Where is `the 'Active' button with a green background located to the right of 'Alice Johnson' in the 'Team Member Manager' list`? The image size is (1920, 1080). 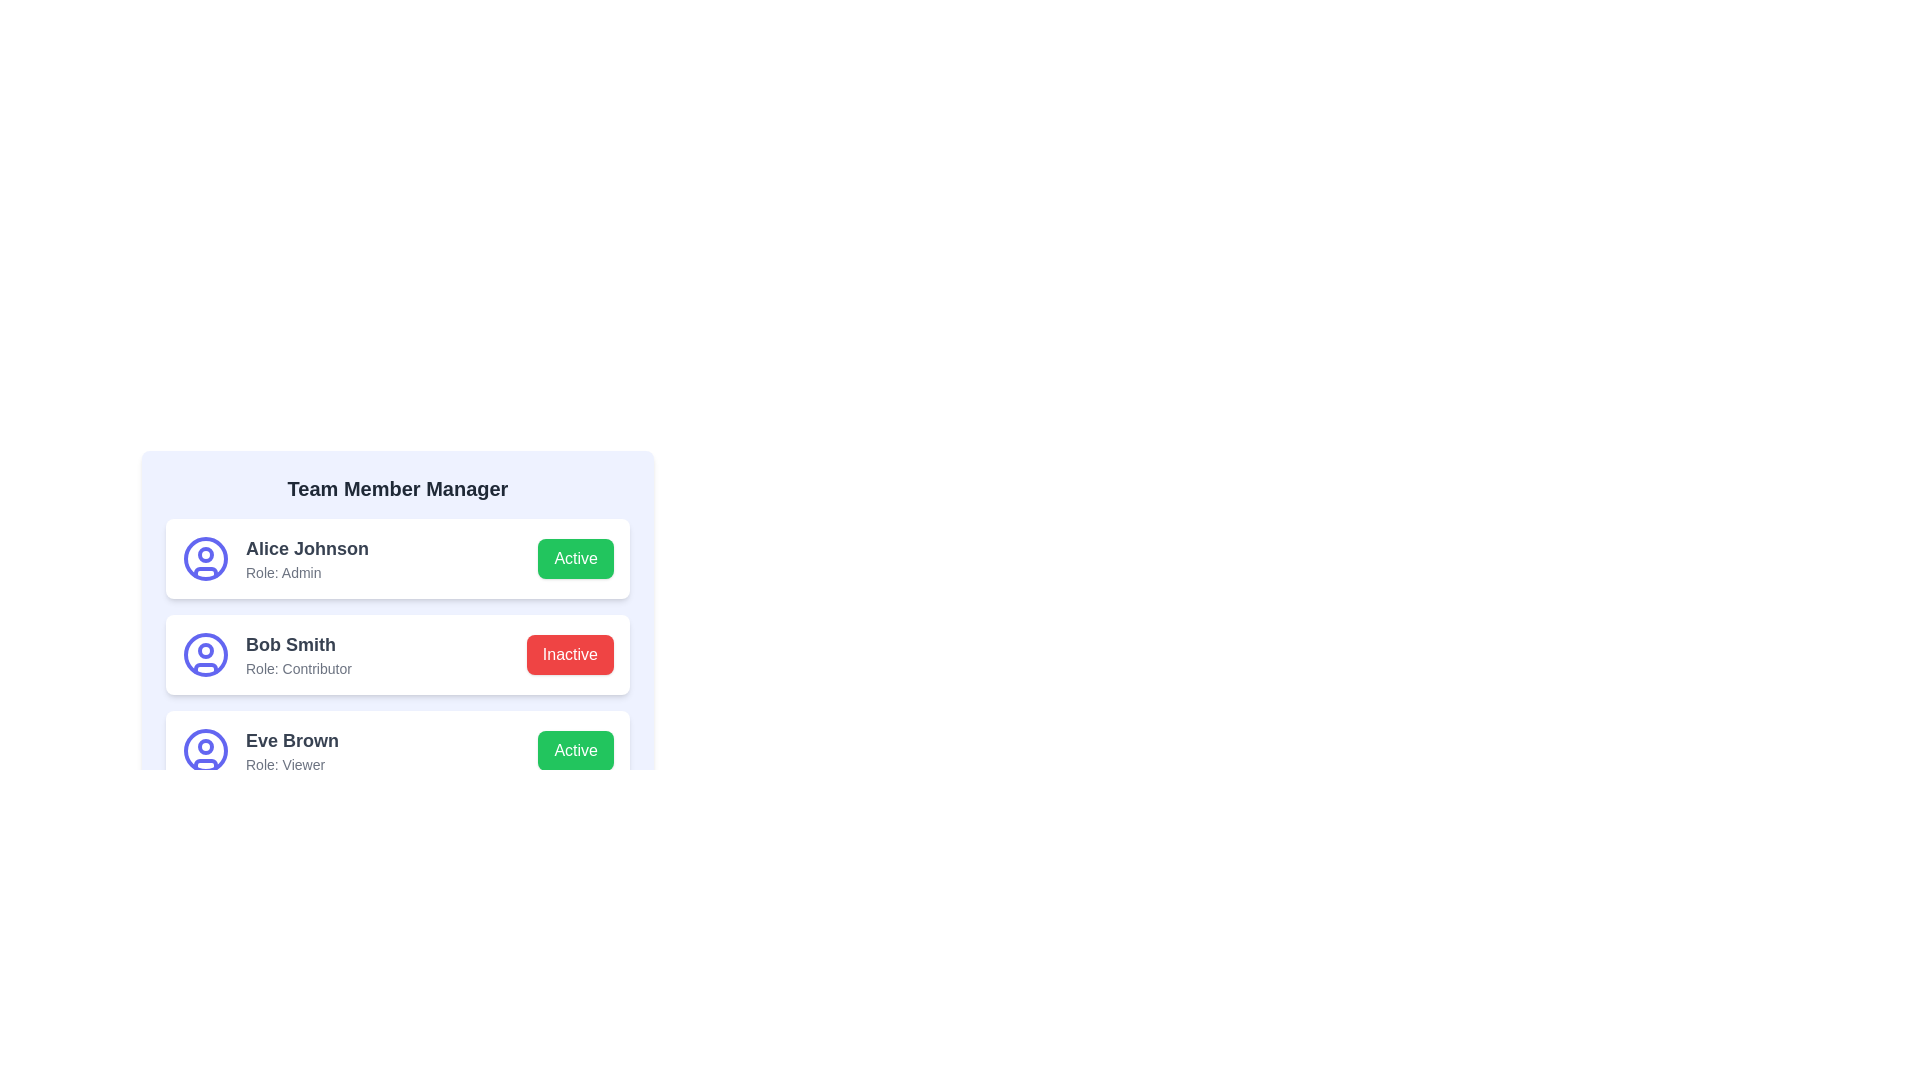
the 'Active' button with a green background located to the right of 'Alice Johnson' in the 'Team Member Manager' list is located at coordinates (575, 559).